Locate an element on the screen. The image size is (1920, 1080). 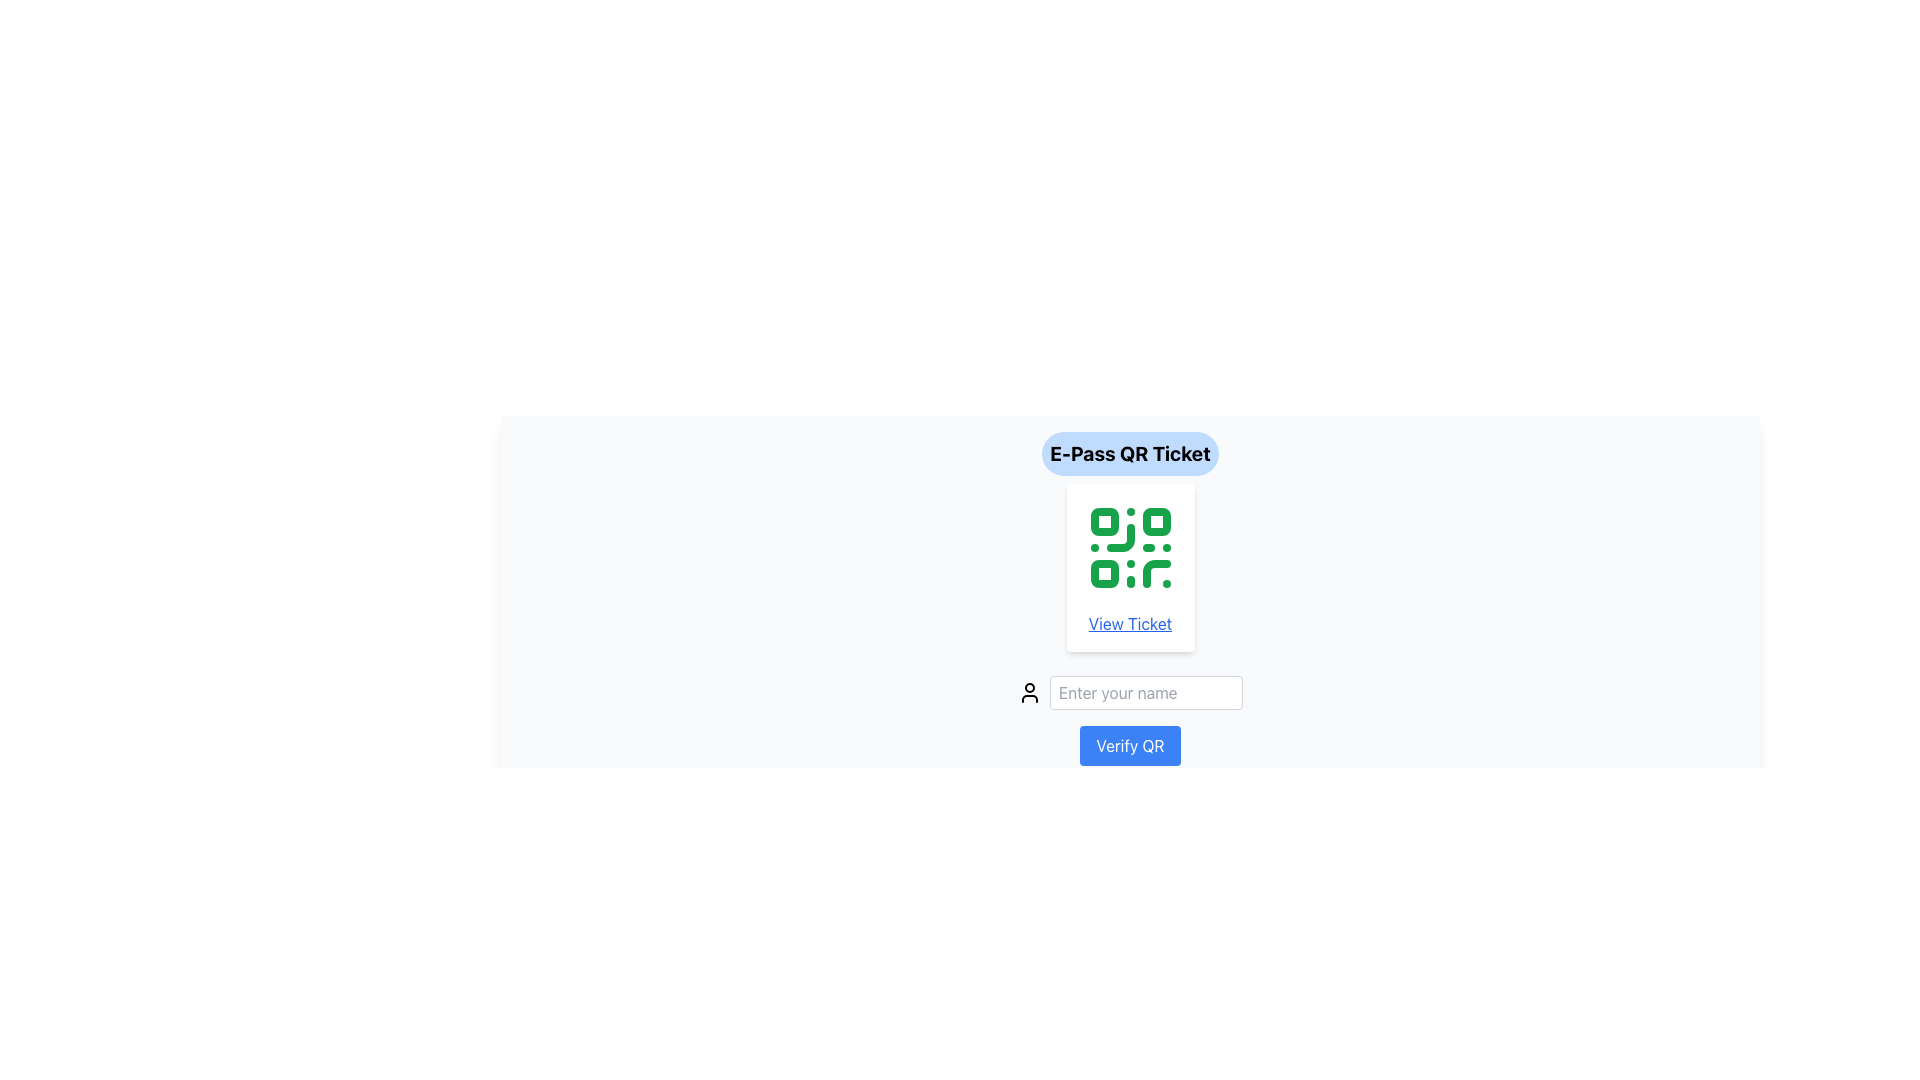
the green SVG Rectangle element that is the first square block in the QR code under the 'E-Pass QR Ticket' header is located at coordinates (1103, 520).